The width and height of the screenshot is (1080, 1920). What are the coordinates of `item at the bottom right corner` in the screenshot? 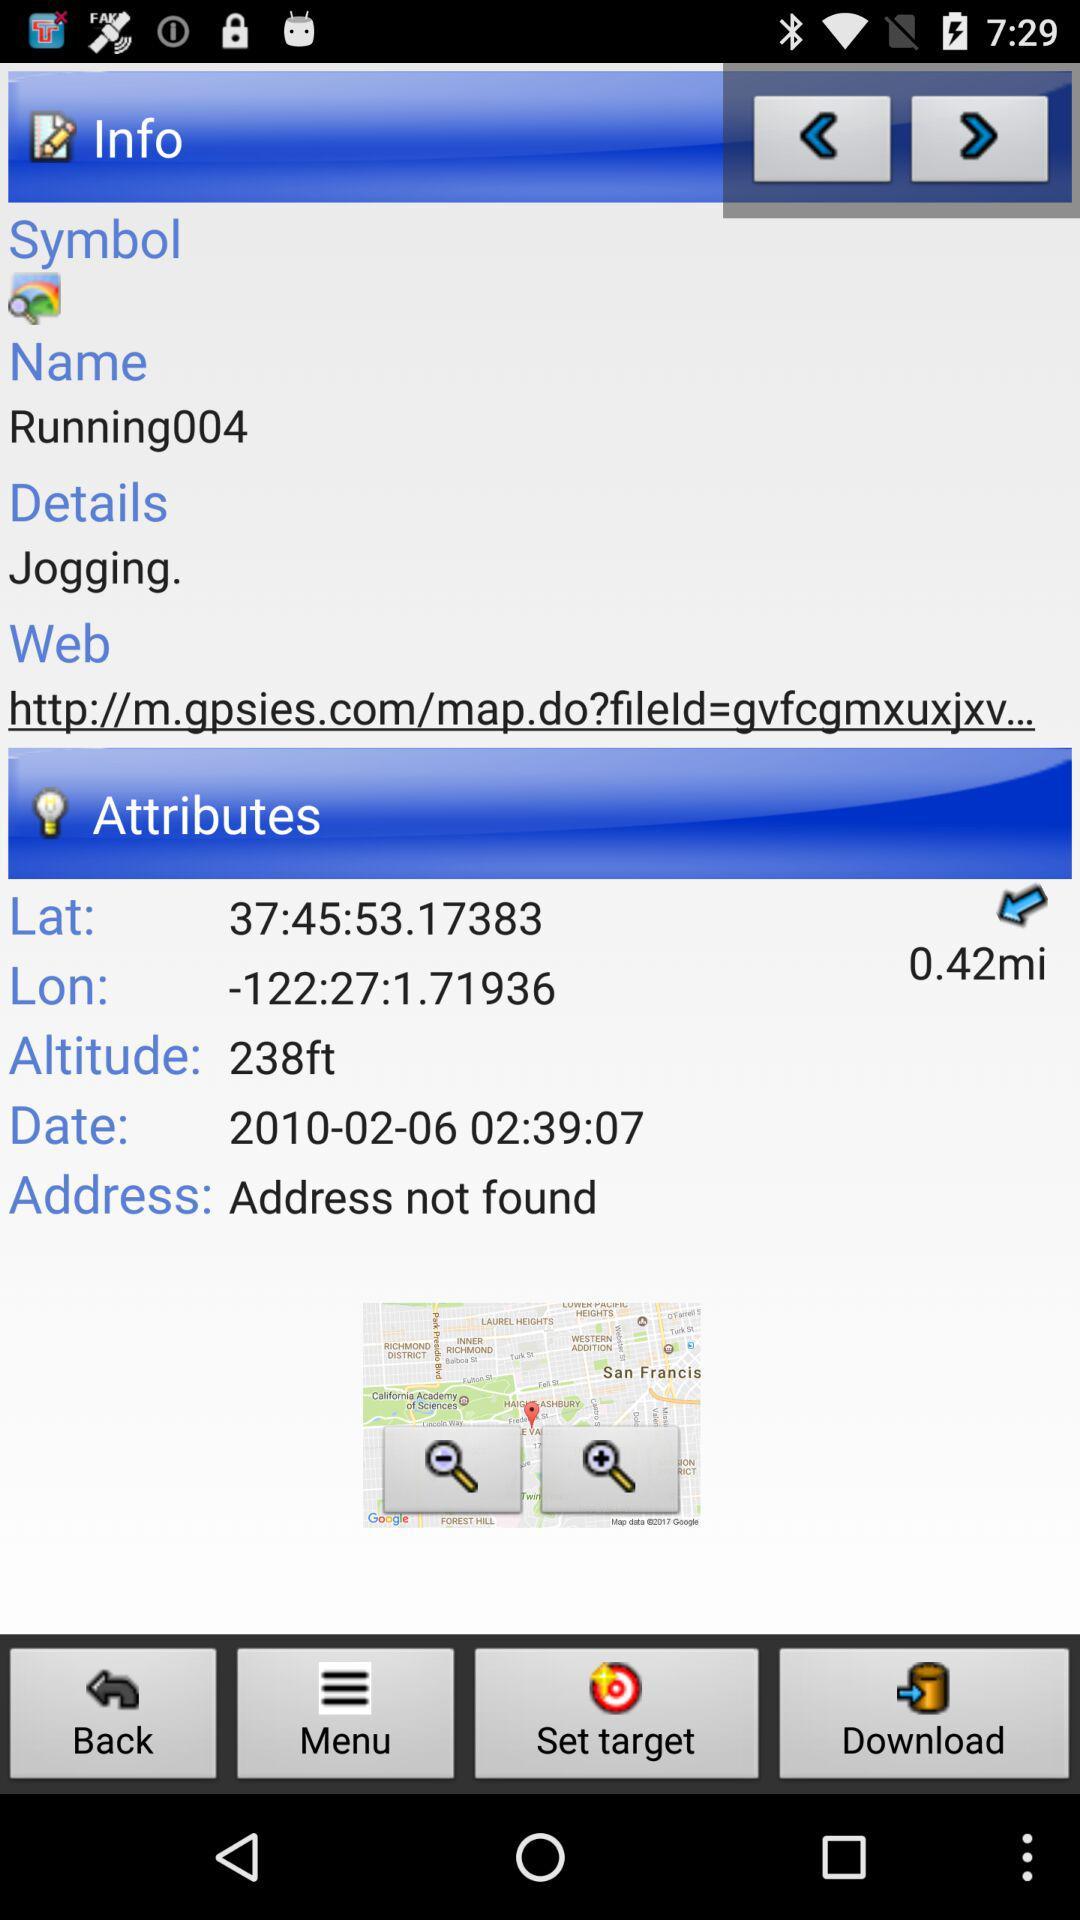 It's located at (924, 1718).